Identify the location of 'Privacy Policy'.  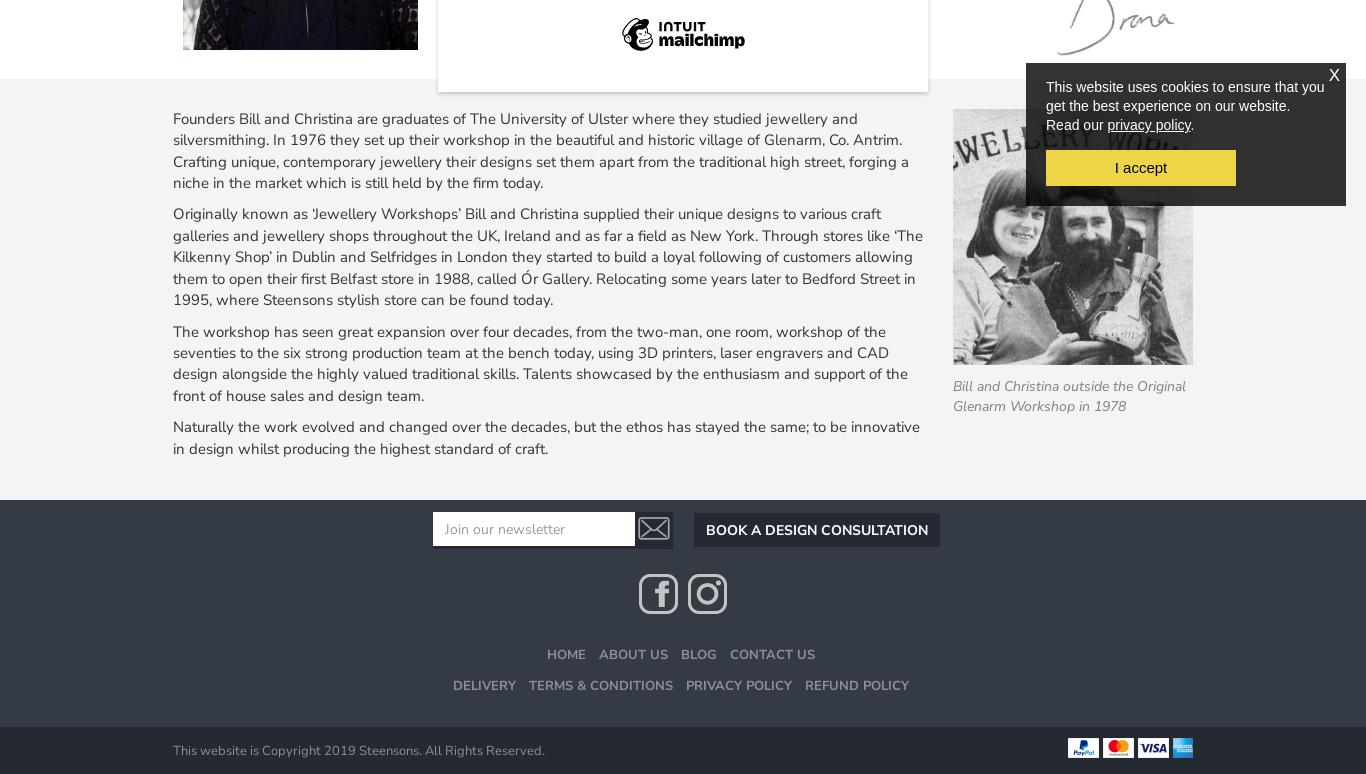
(685, 684).